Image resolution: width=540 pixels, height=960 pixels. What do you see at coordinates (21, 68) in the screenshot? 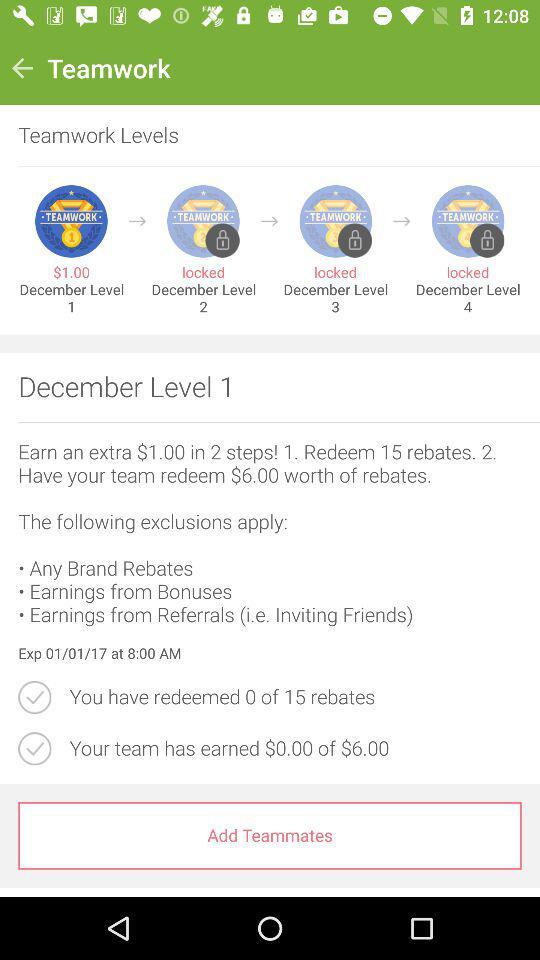
I see `icon to the left of teamwork item` at bounding box center [21, 68].